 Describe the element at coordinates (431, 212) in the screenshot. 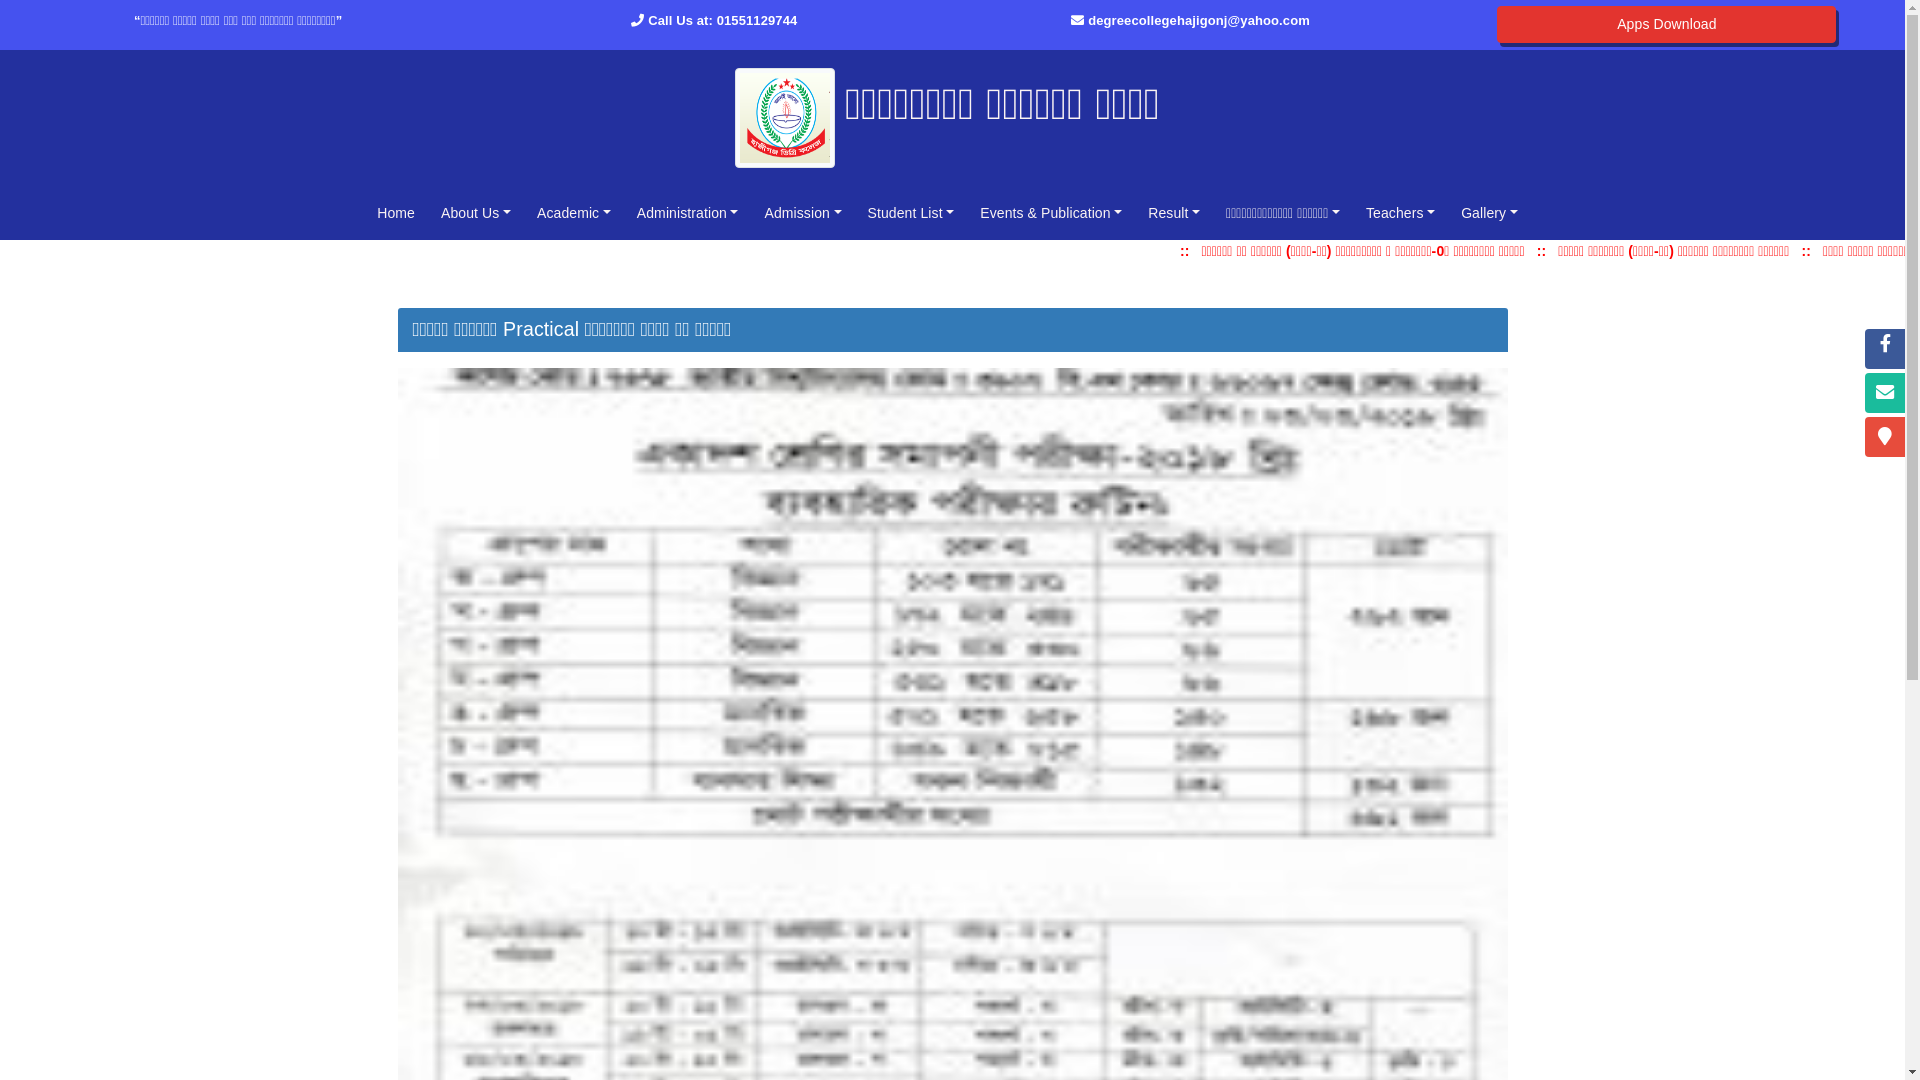

I see `'About Us'` at that location.